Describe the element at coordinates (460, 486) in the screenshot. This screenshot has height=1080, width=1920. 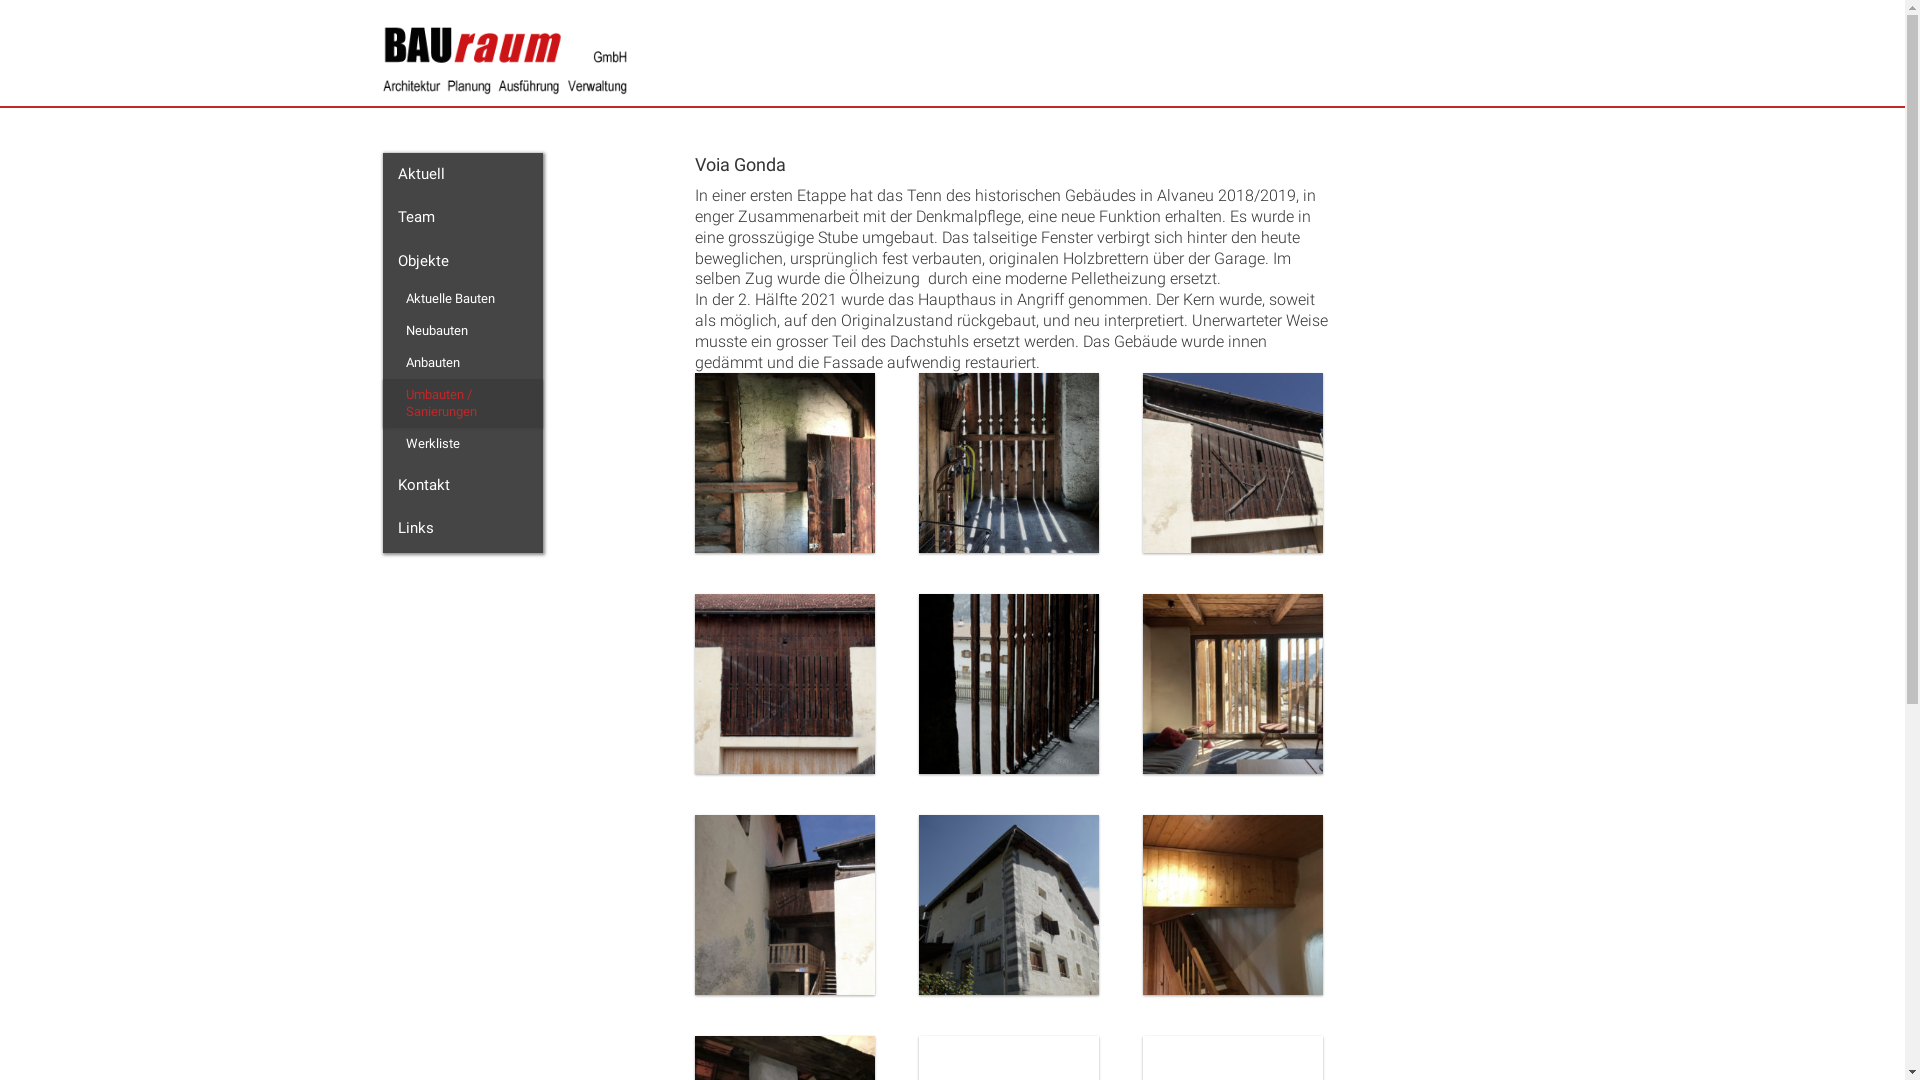
I see `'Kontakt'` at that location.